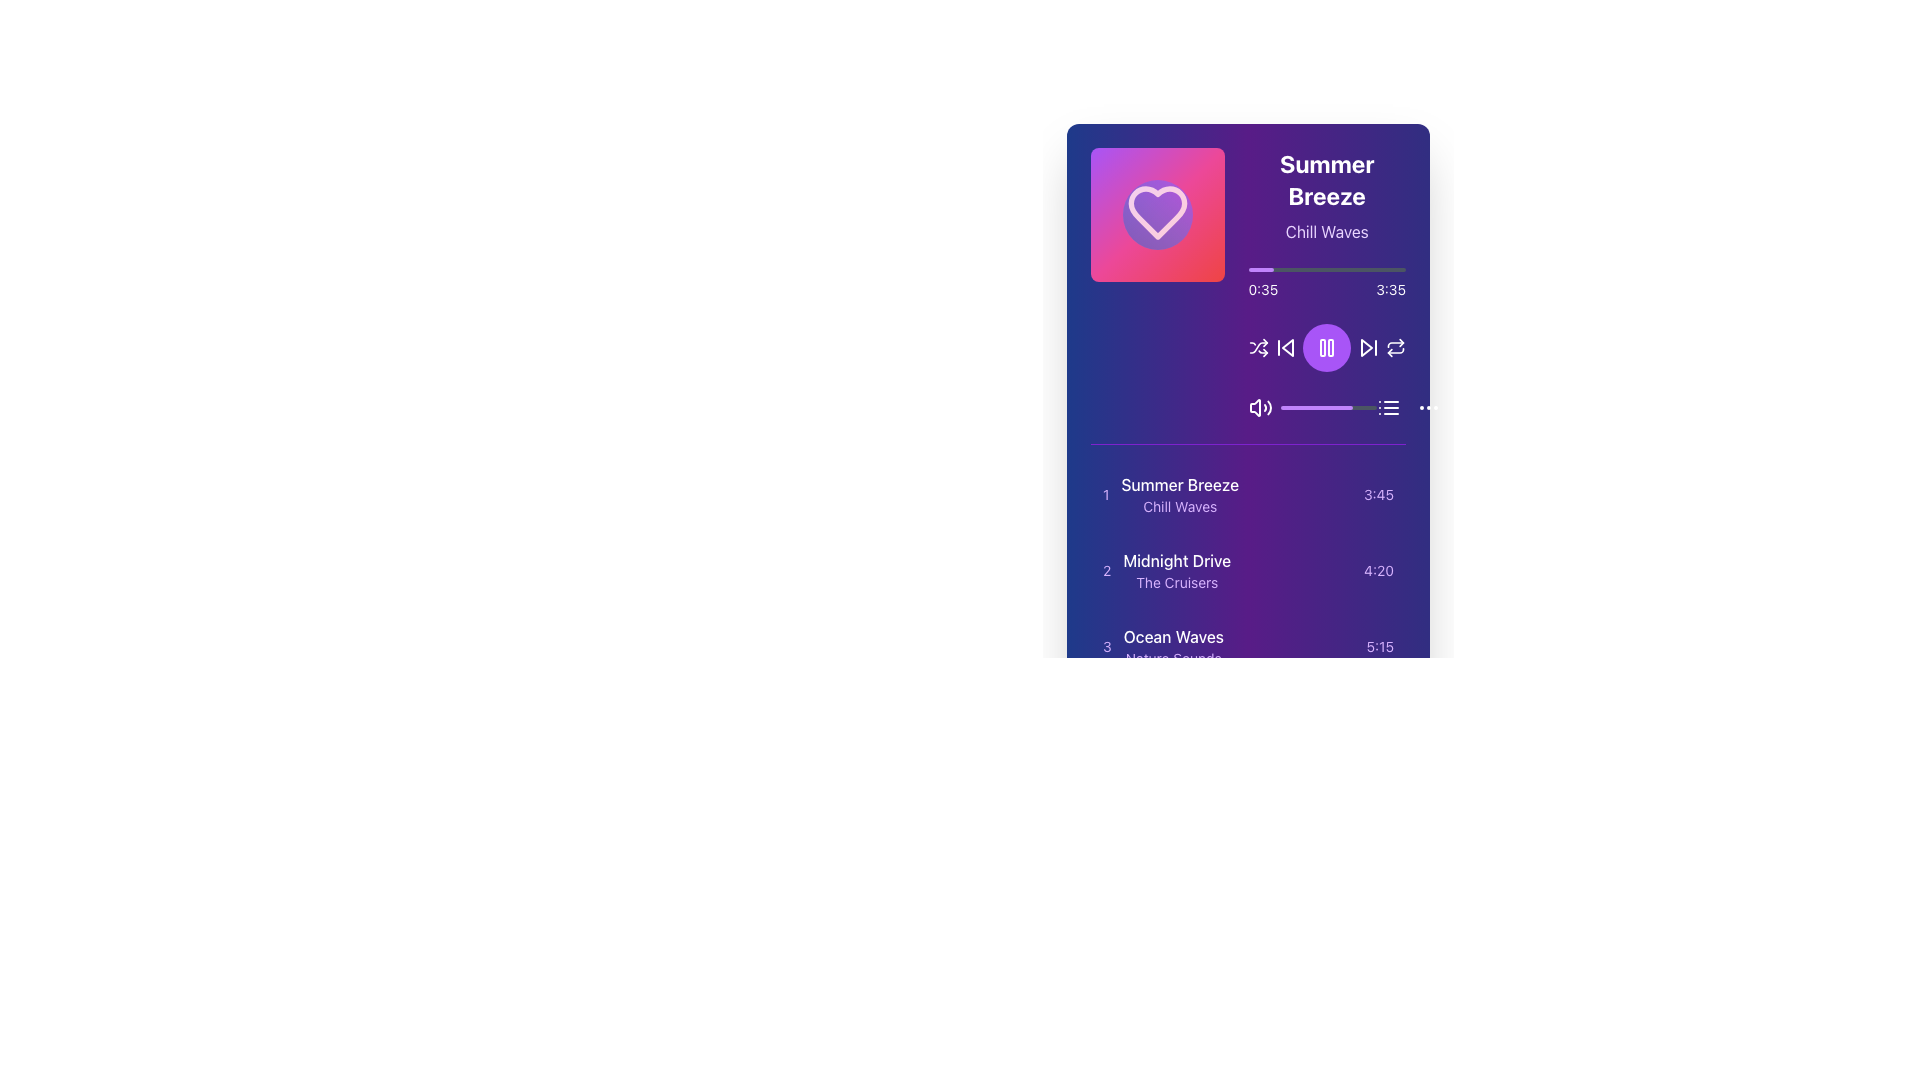 The image size is (1920, 1080). Describe the element at coordinates (1365, 346) in the screenshot. I see `the triangular 'next' button located in the middle-right portion of the interface to skip forward` at that location.